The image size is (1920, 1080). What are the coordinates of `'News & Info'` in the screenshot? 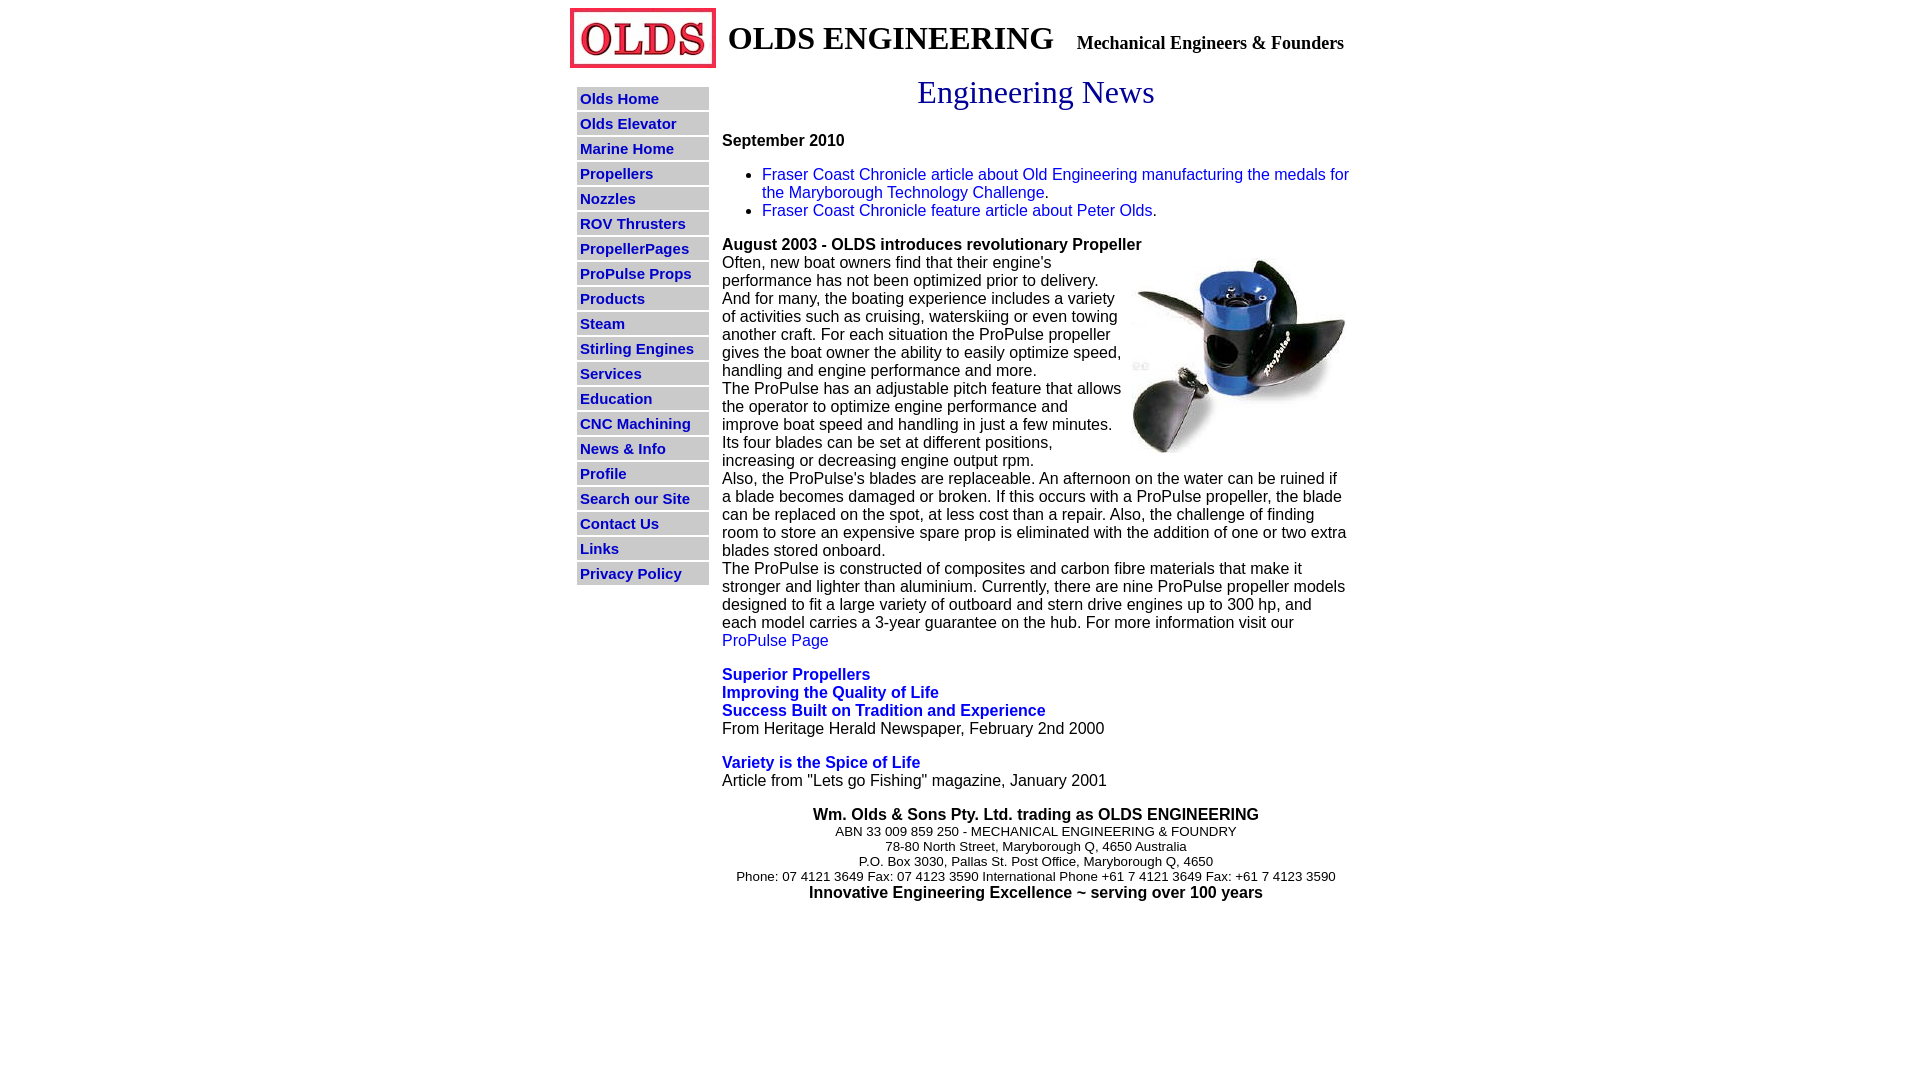 It's located at (643, 447).